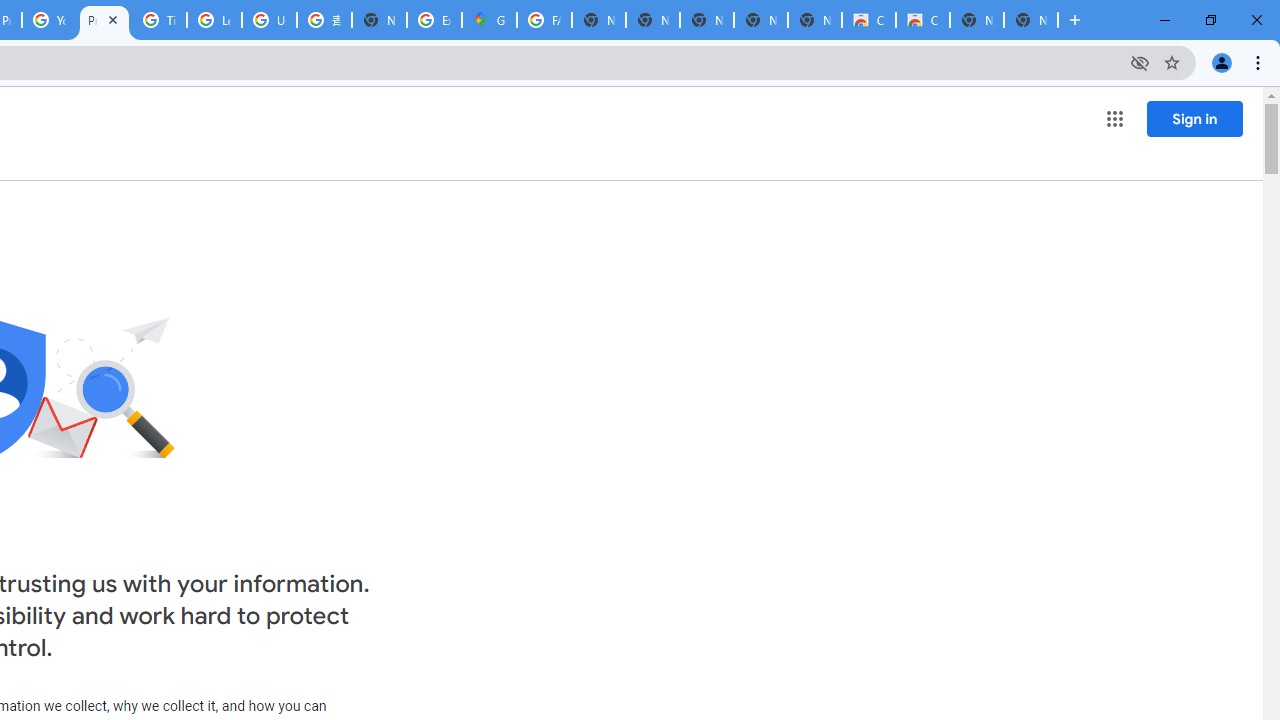 This screenshot has width=1280, height=720. What do you see at coordinates (489, 20) in the screenshot?
I see `'Google Maps'` at bounding box center [489, 20].